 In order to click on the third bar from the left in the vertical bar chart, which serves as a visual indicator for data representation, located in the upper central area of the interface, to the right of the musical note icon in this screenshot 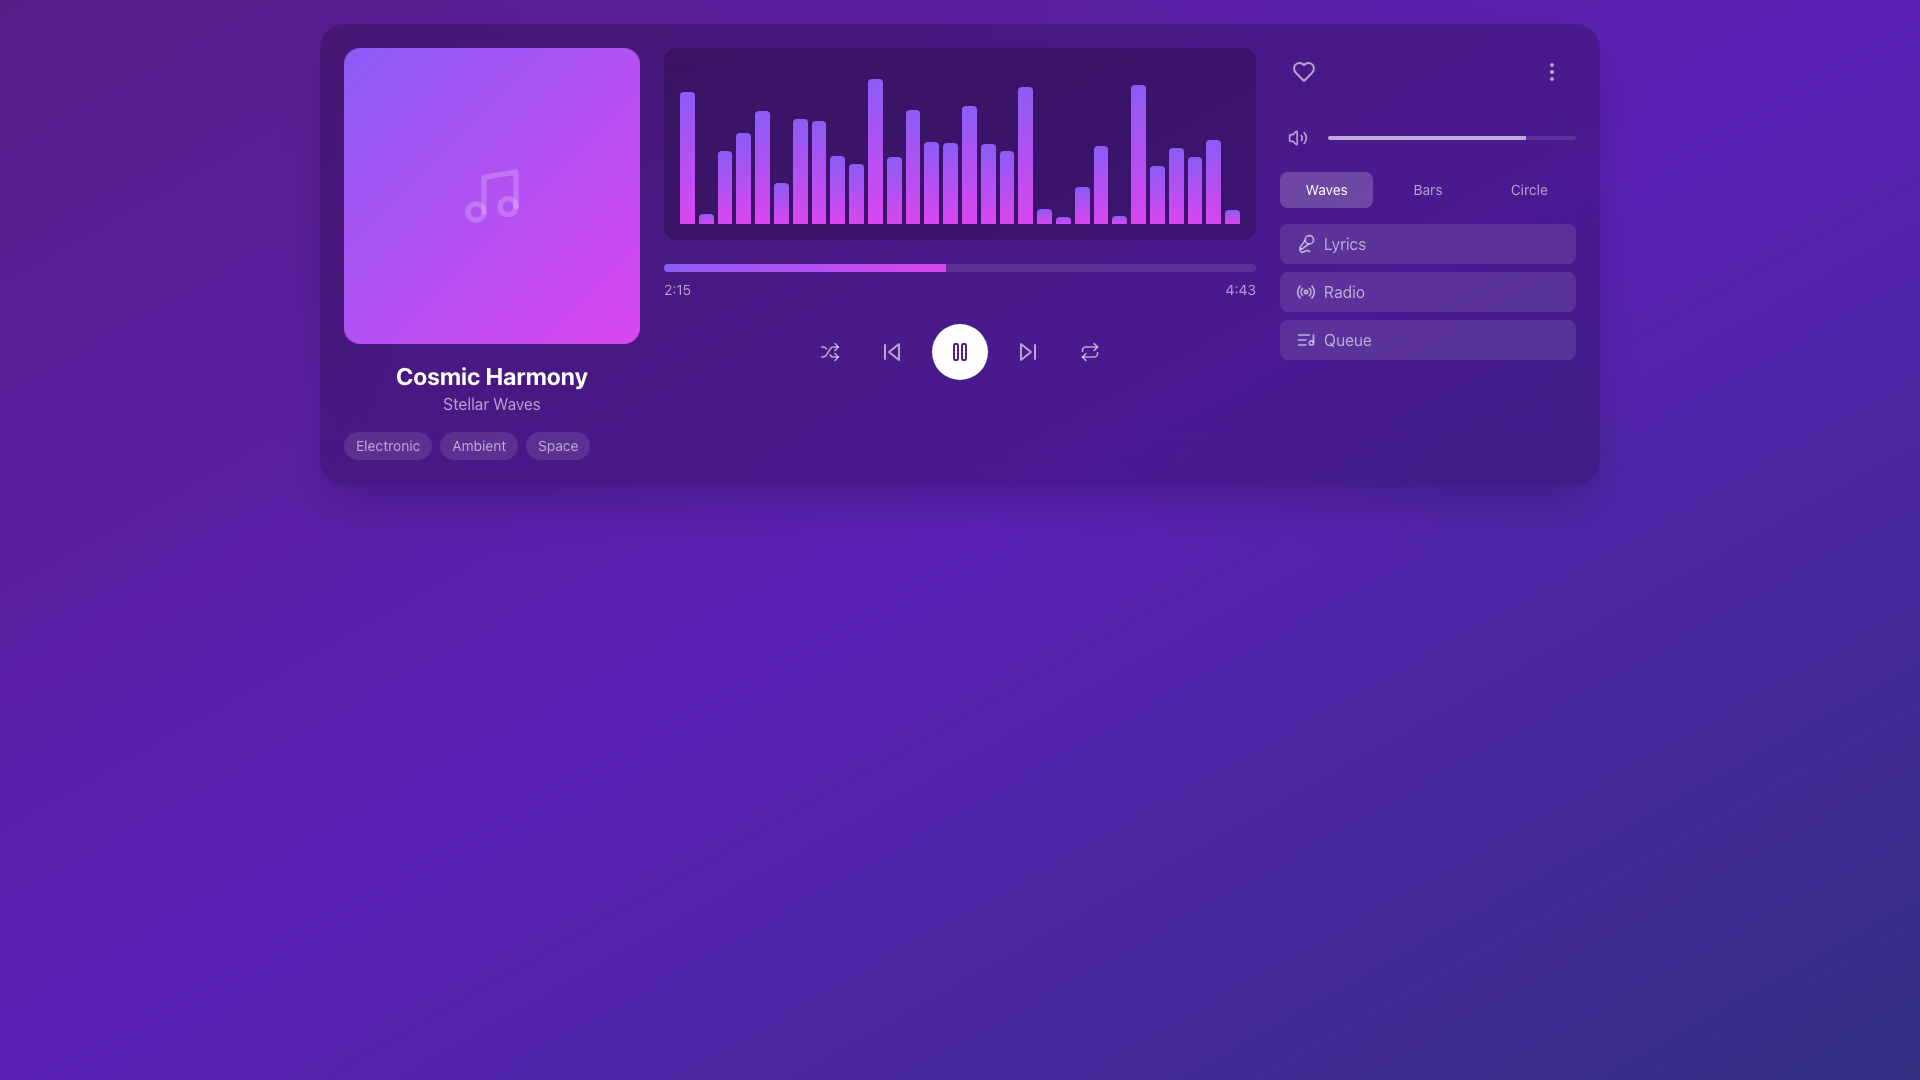, I will do `click(723, 187)`.